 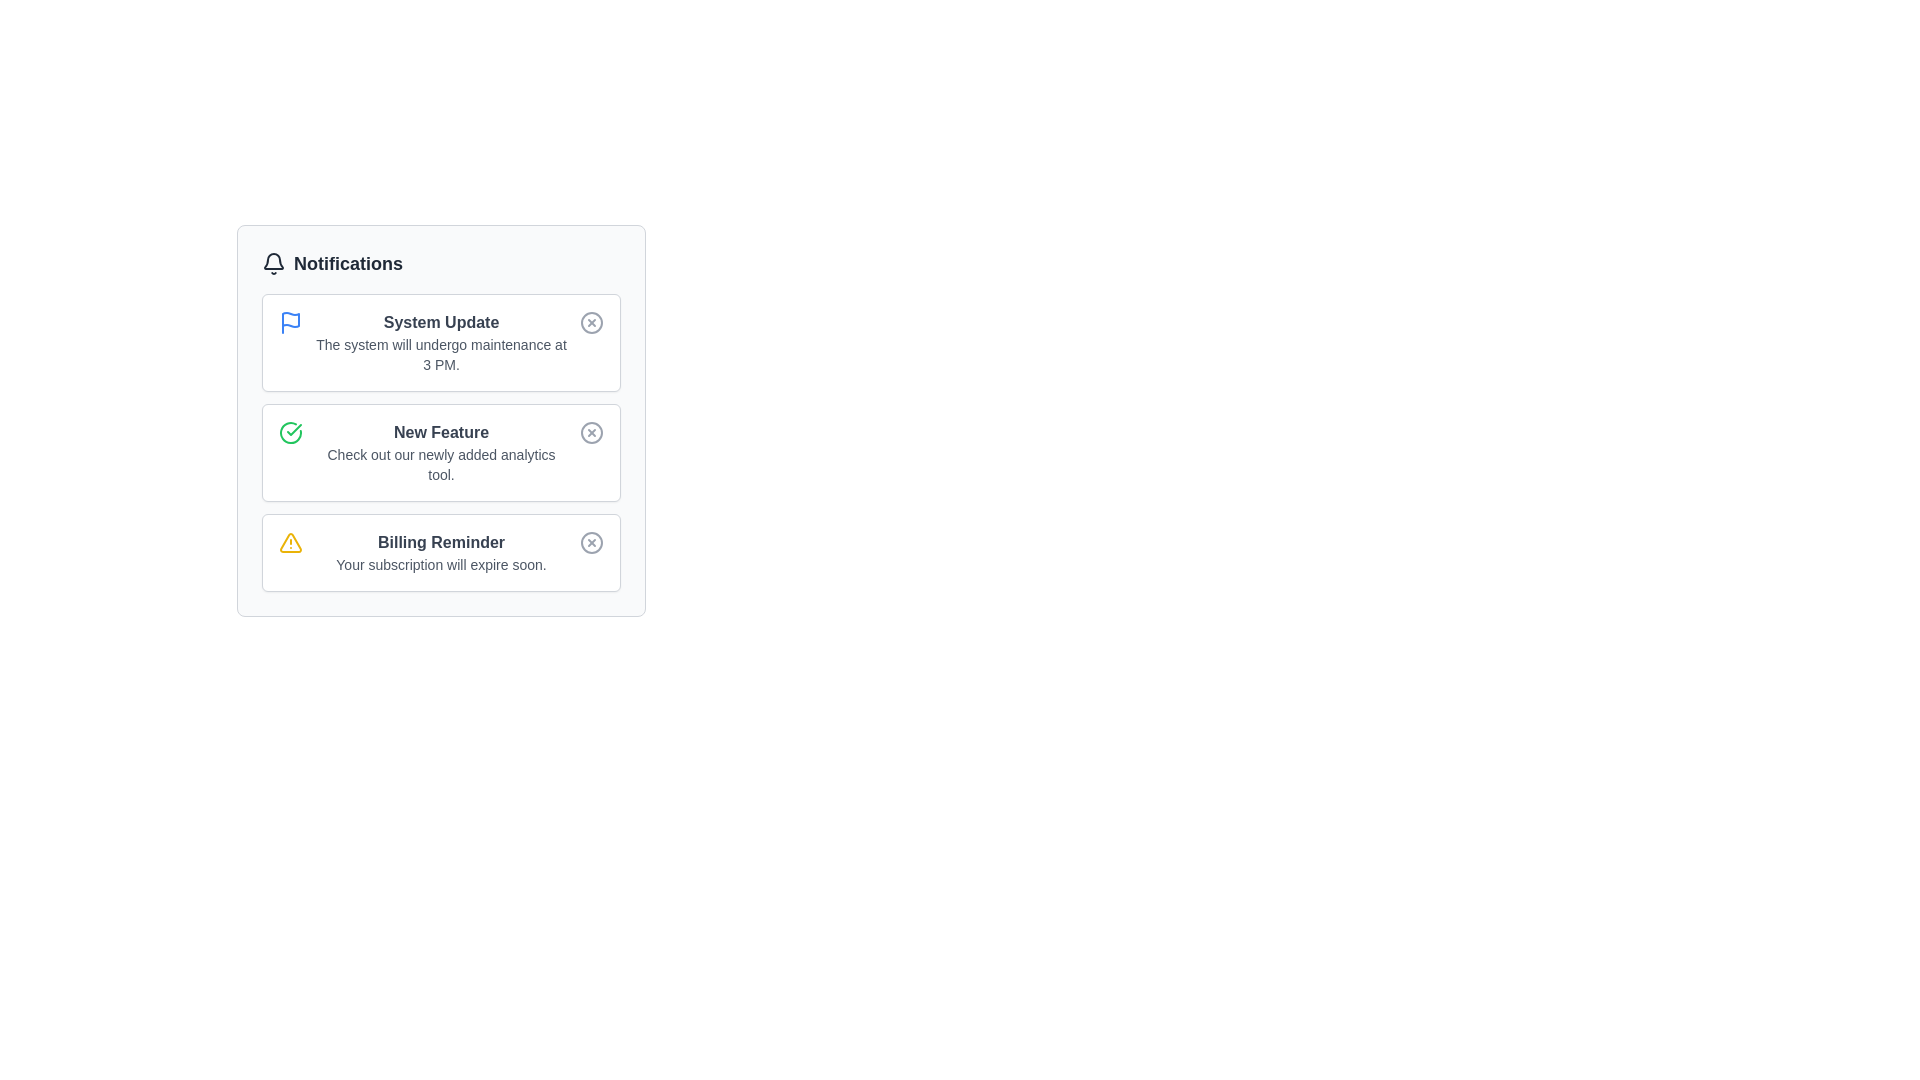 What do you see at coordinates (590, 431) in the screenshot?
I see `the circular graphic element within the notification card titled 'New Feature', which is positioned alongside a red exit icon` at bounding box center [590, 431].